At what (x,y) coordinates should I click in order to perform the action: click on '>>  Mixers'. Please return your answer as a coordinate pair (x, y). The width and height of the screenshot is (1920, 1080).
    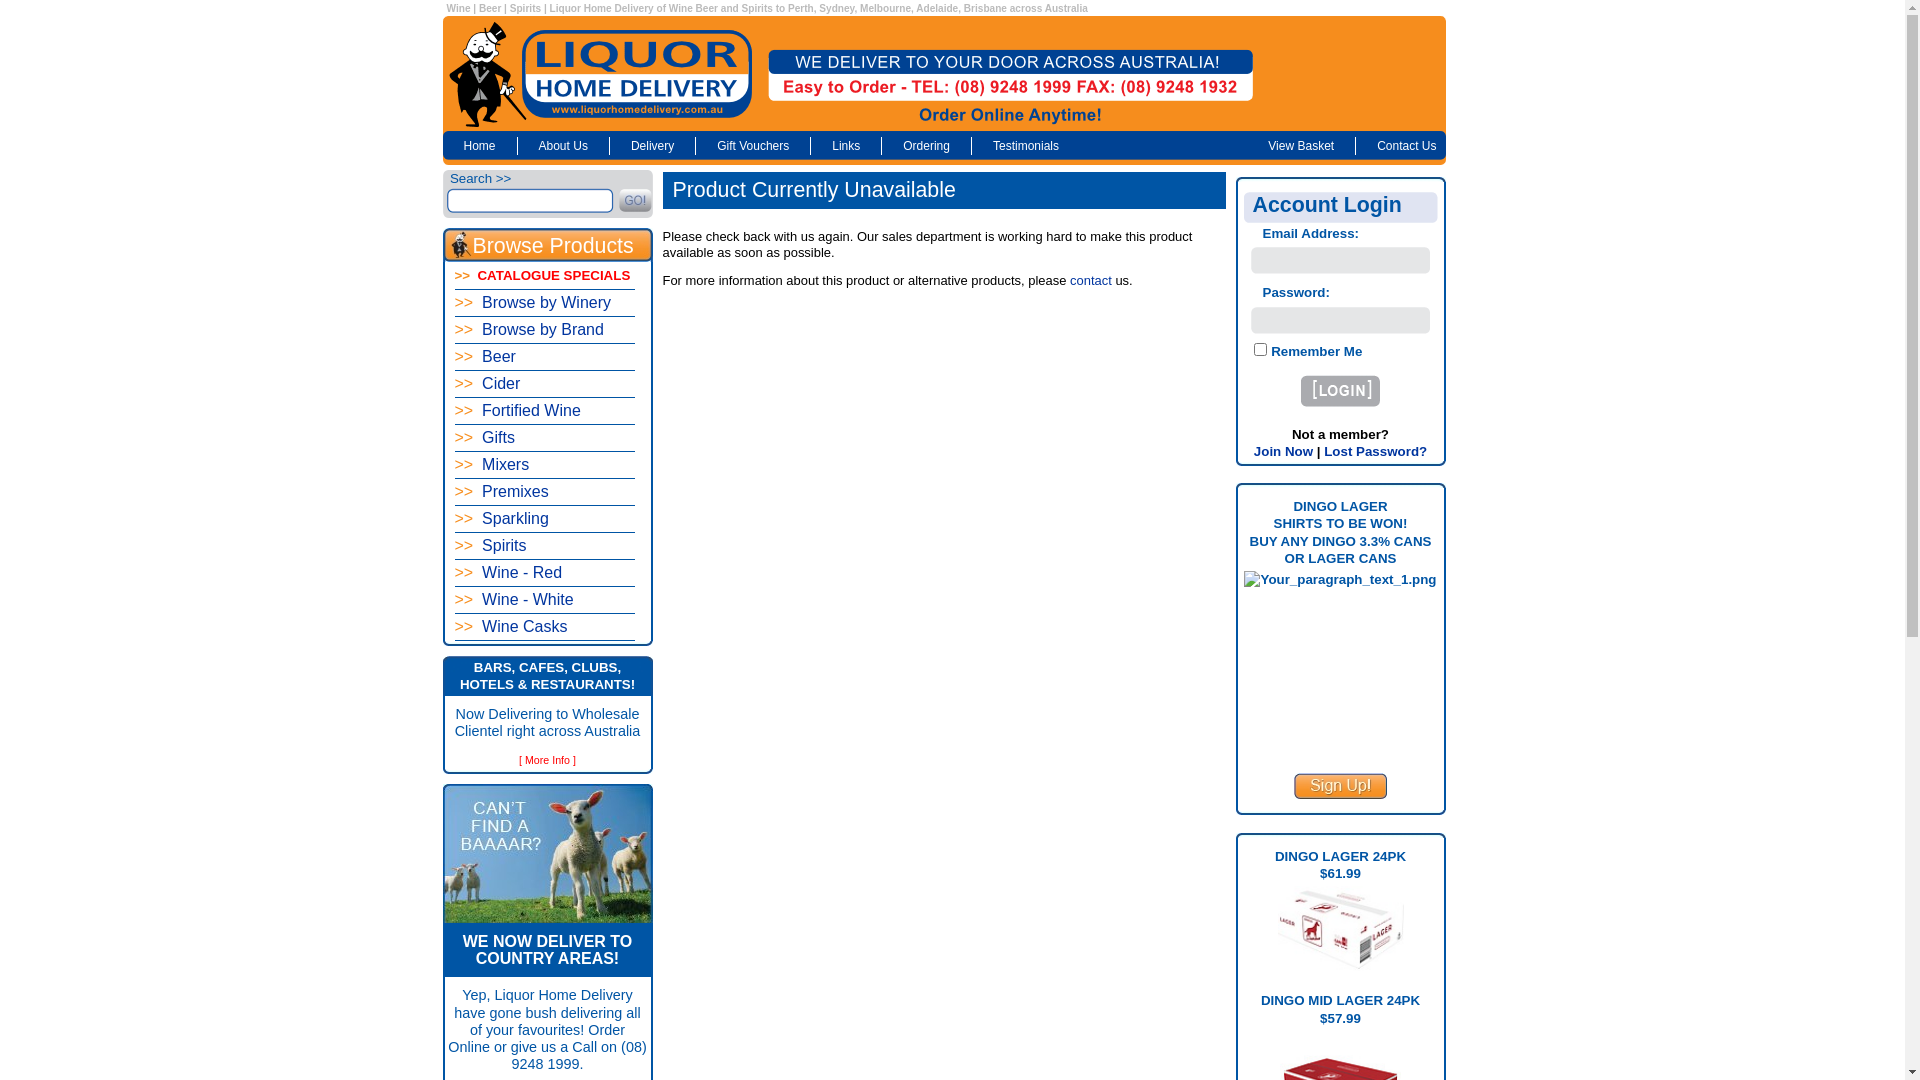
    Looking at the image, I should click on (543, 465).